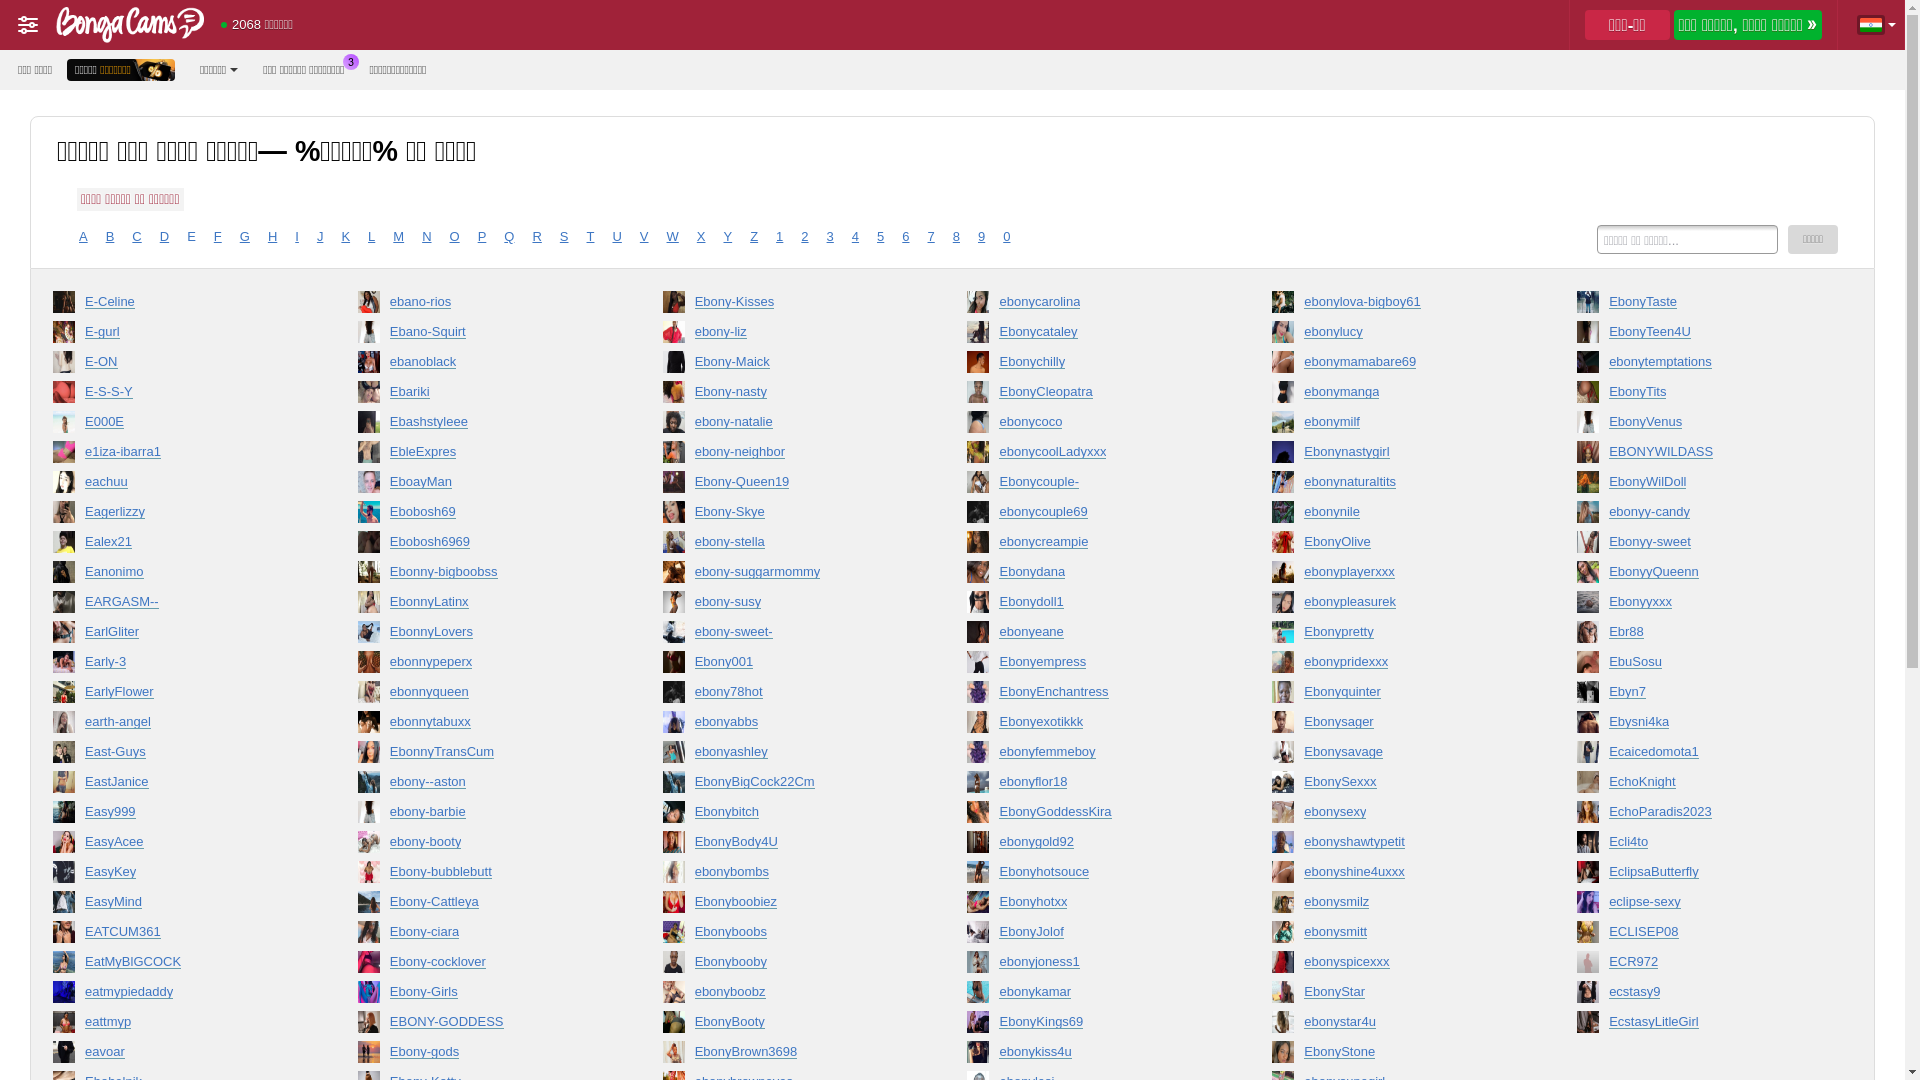  Describe the element at coordinates (481, 816) in the screenshot. I see `'ebony-barbie'` at that location.